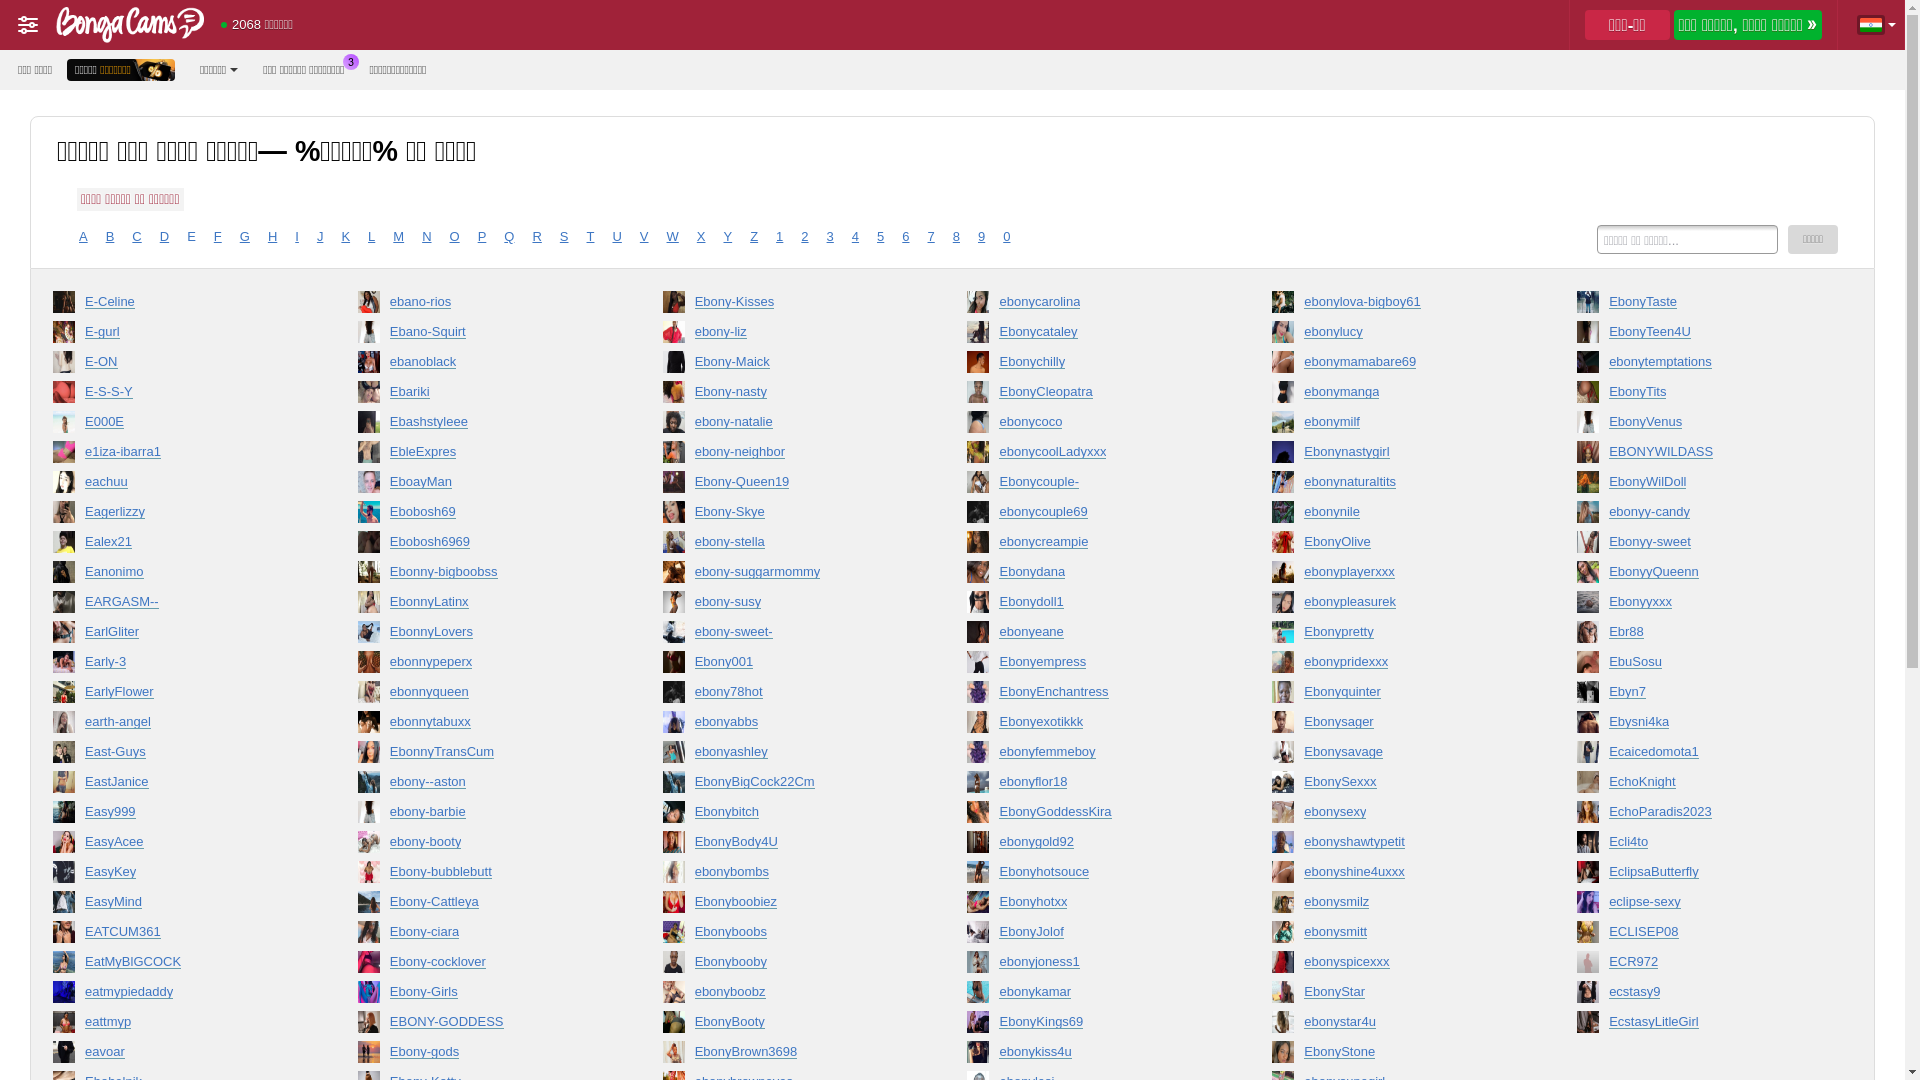  Describe the element at coordinates (481, 816) in the screenshot. I see `'ebony-barbie'` at that location.